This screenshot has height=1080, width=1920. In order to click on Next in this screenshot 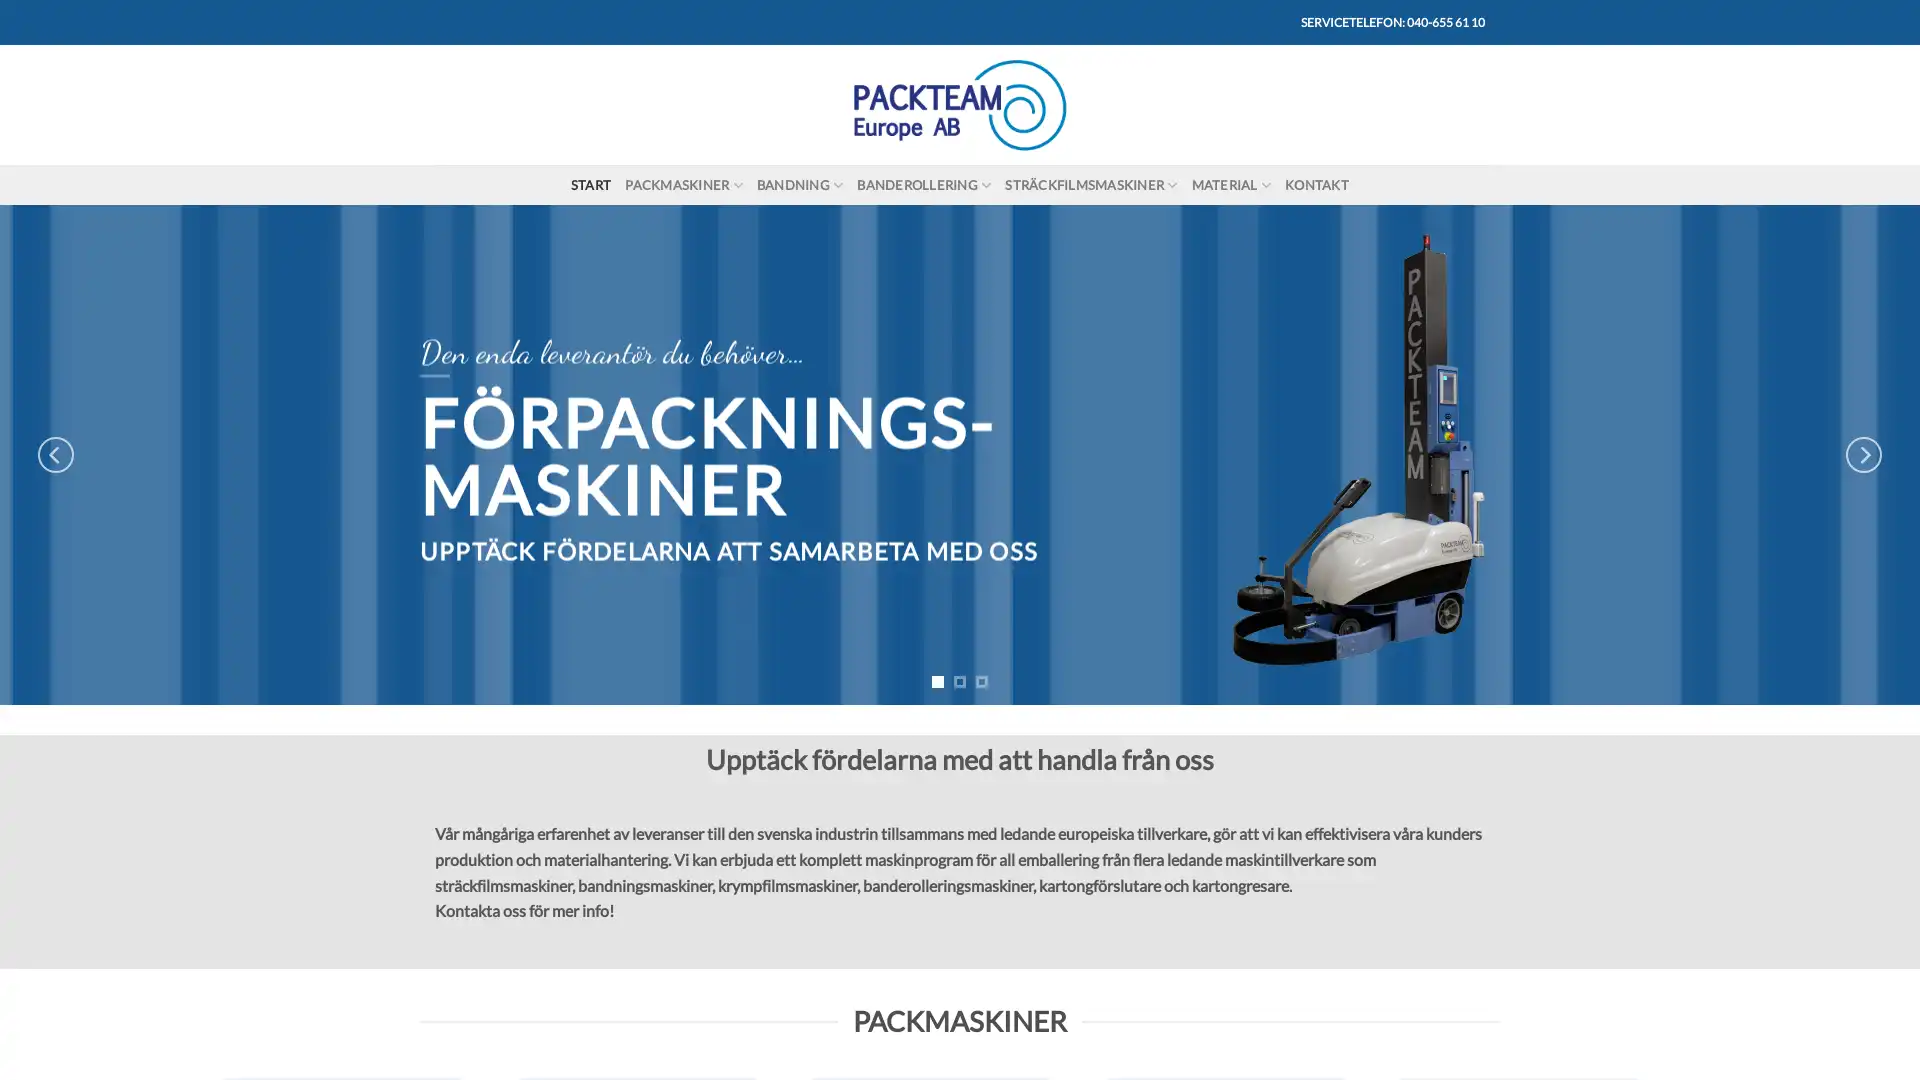, I will do `click(1861, 455)`.